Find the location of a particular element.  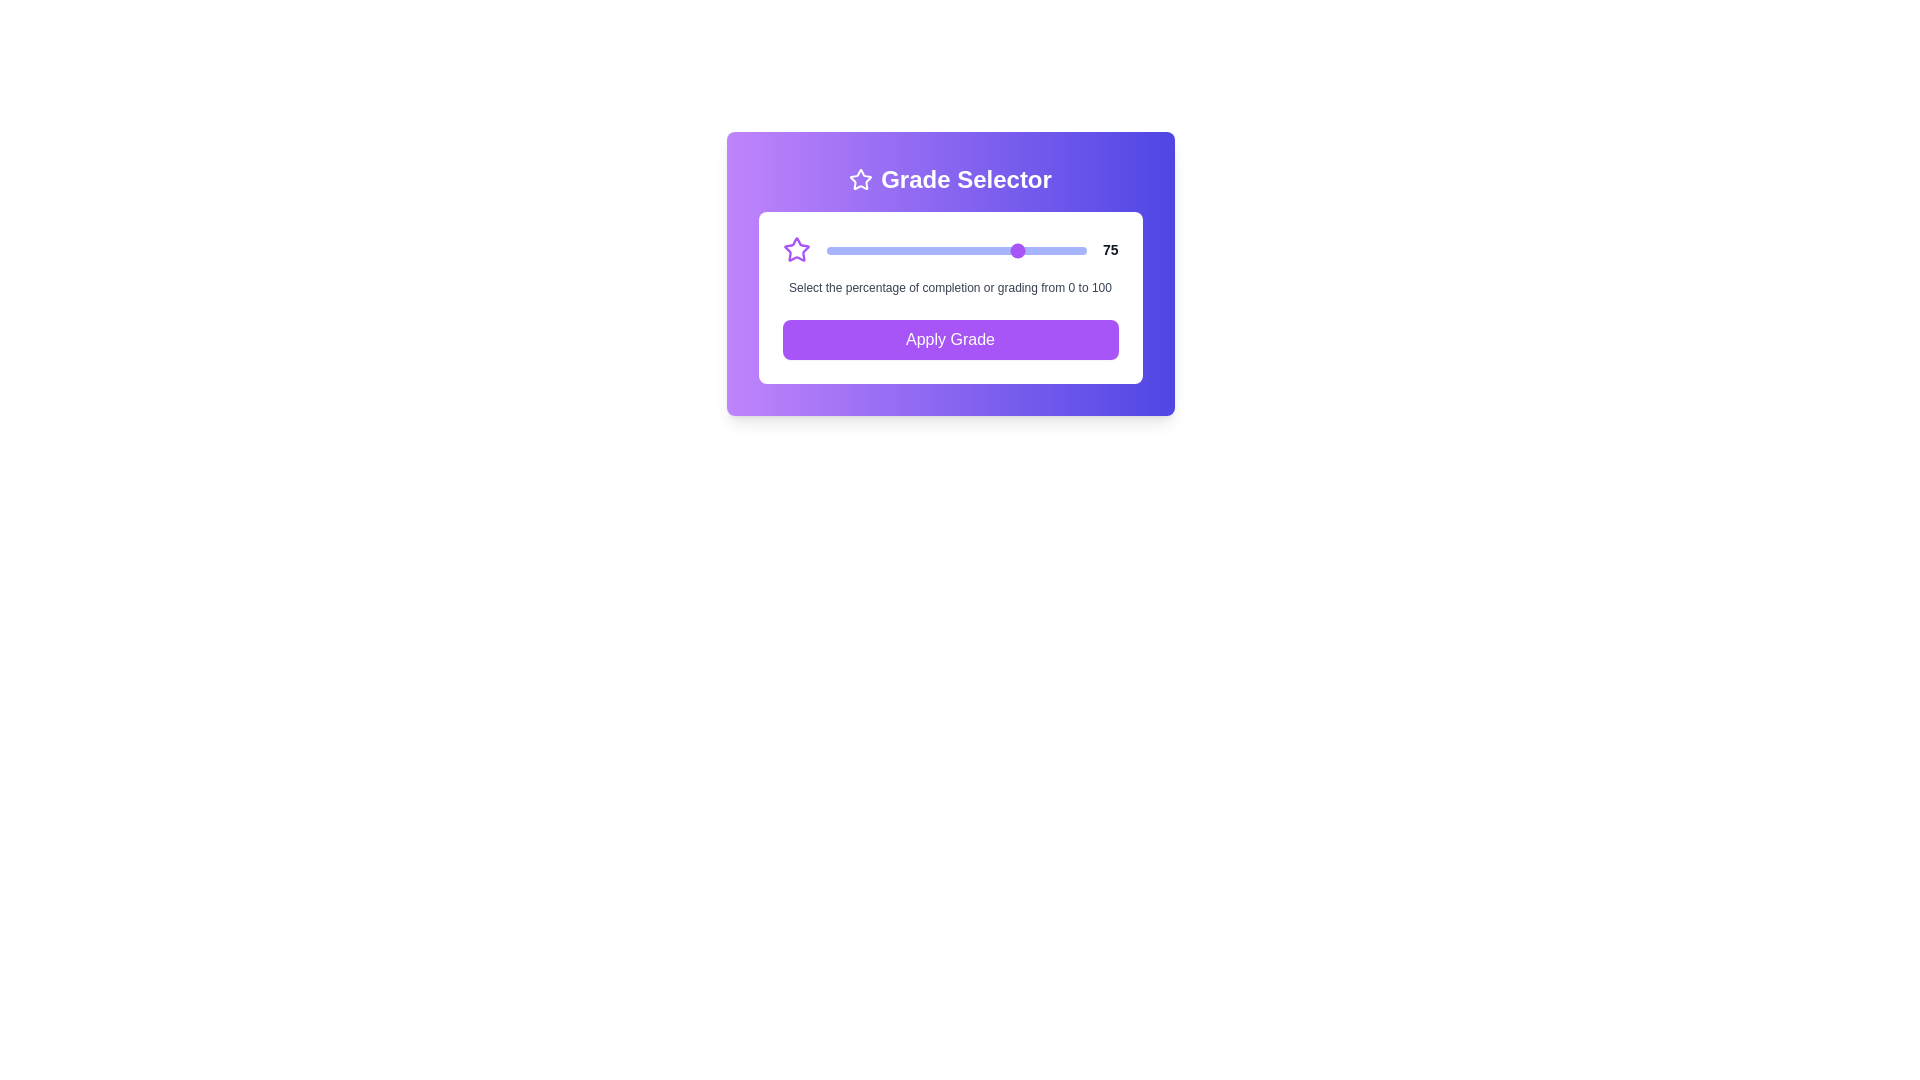

the slider is located at coordinates (826, 249).